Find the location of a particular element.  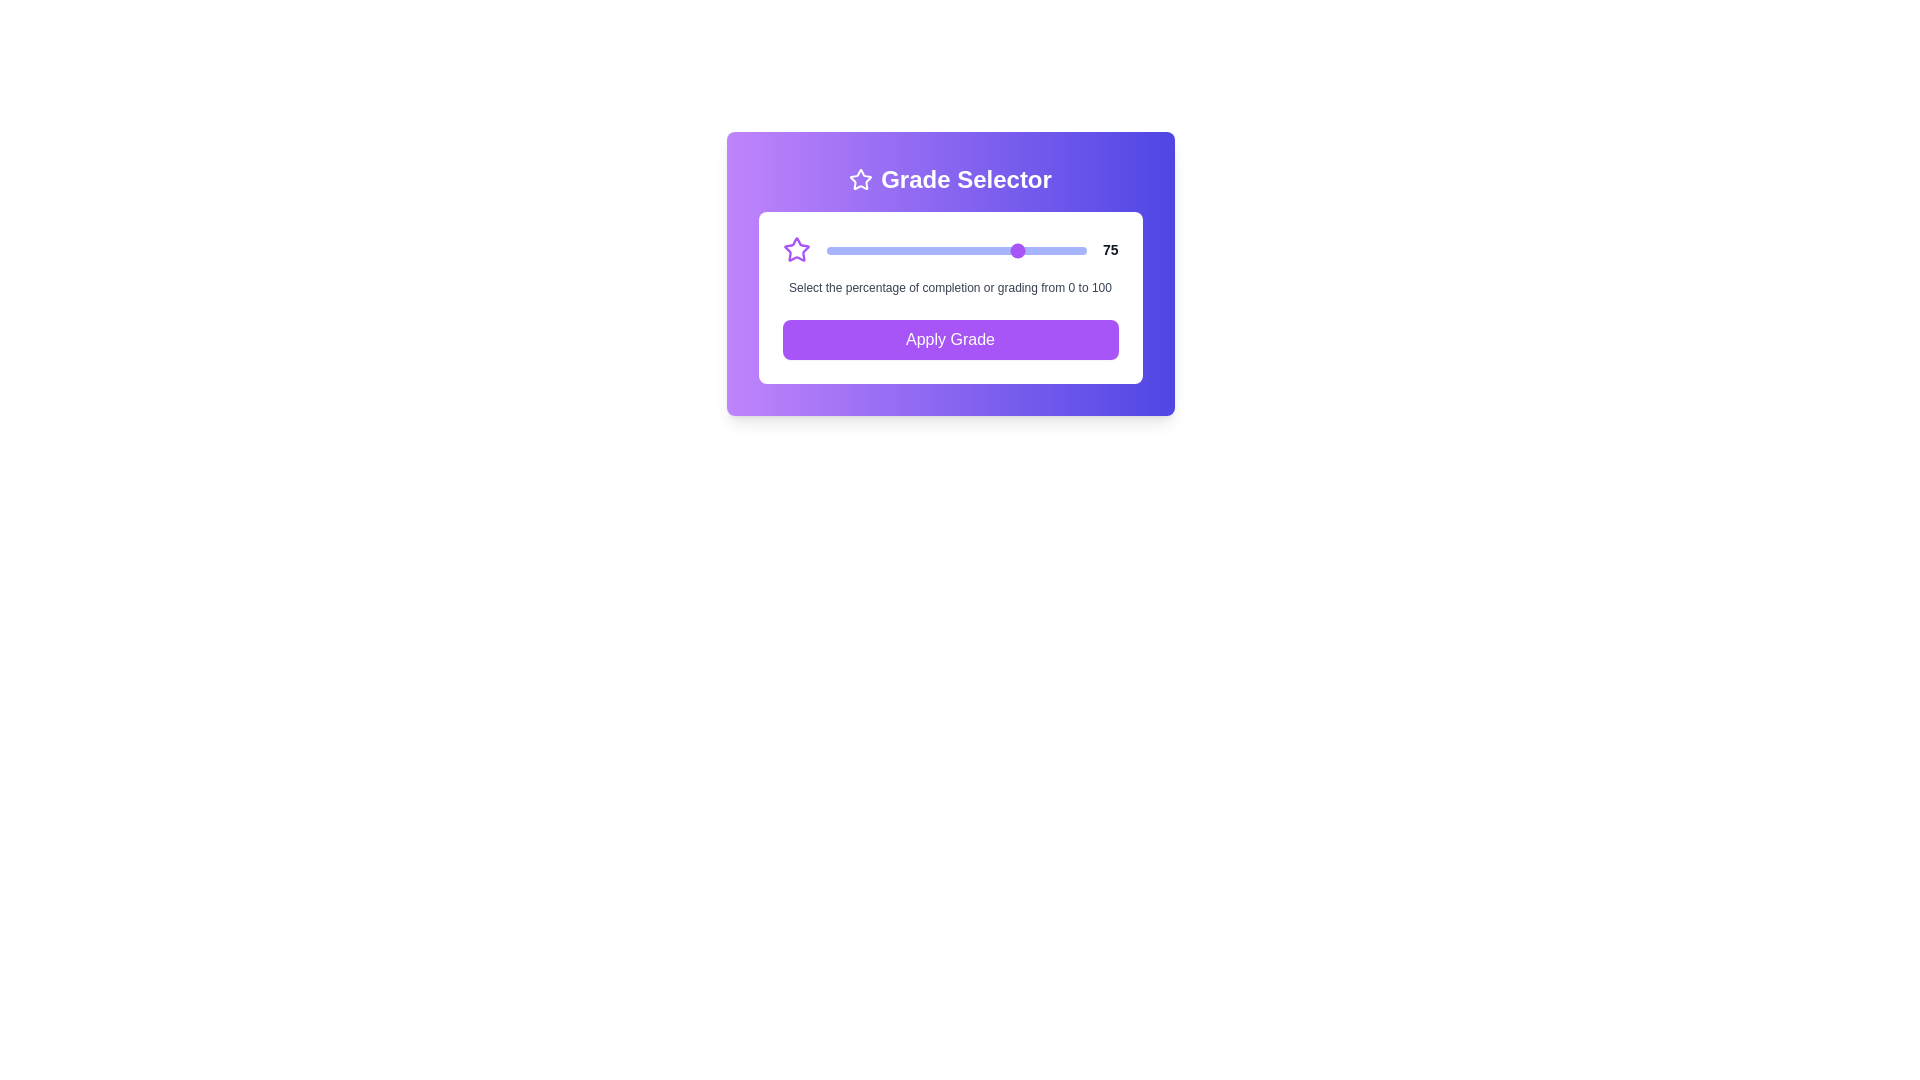

the slider is located at coordinates (826, 249).